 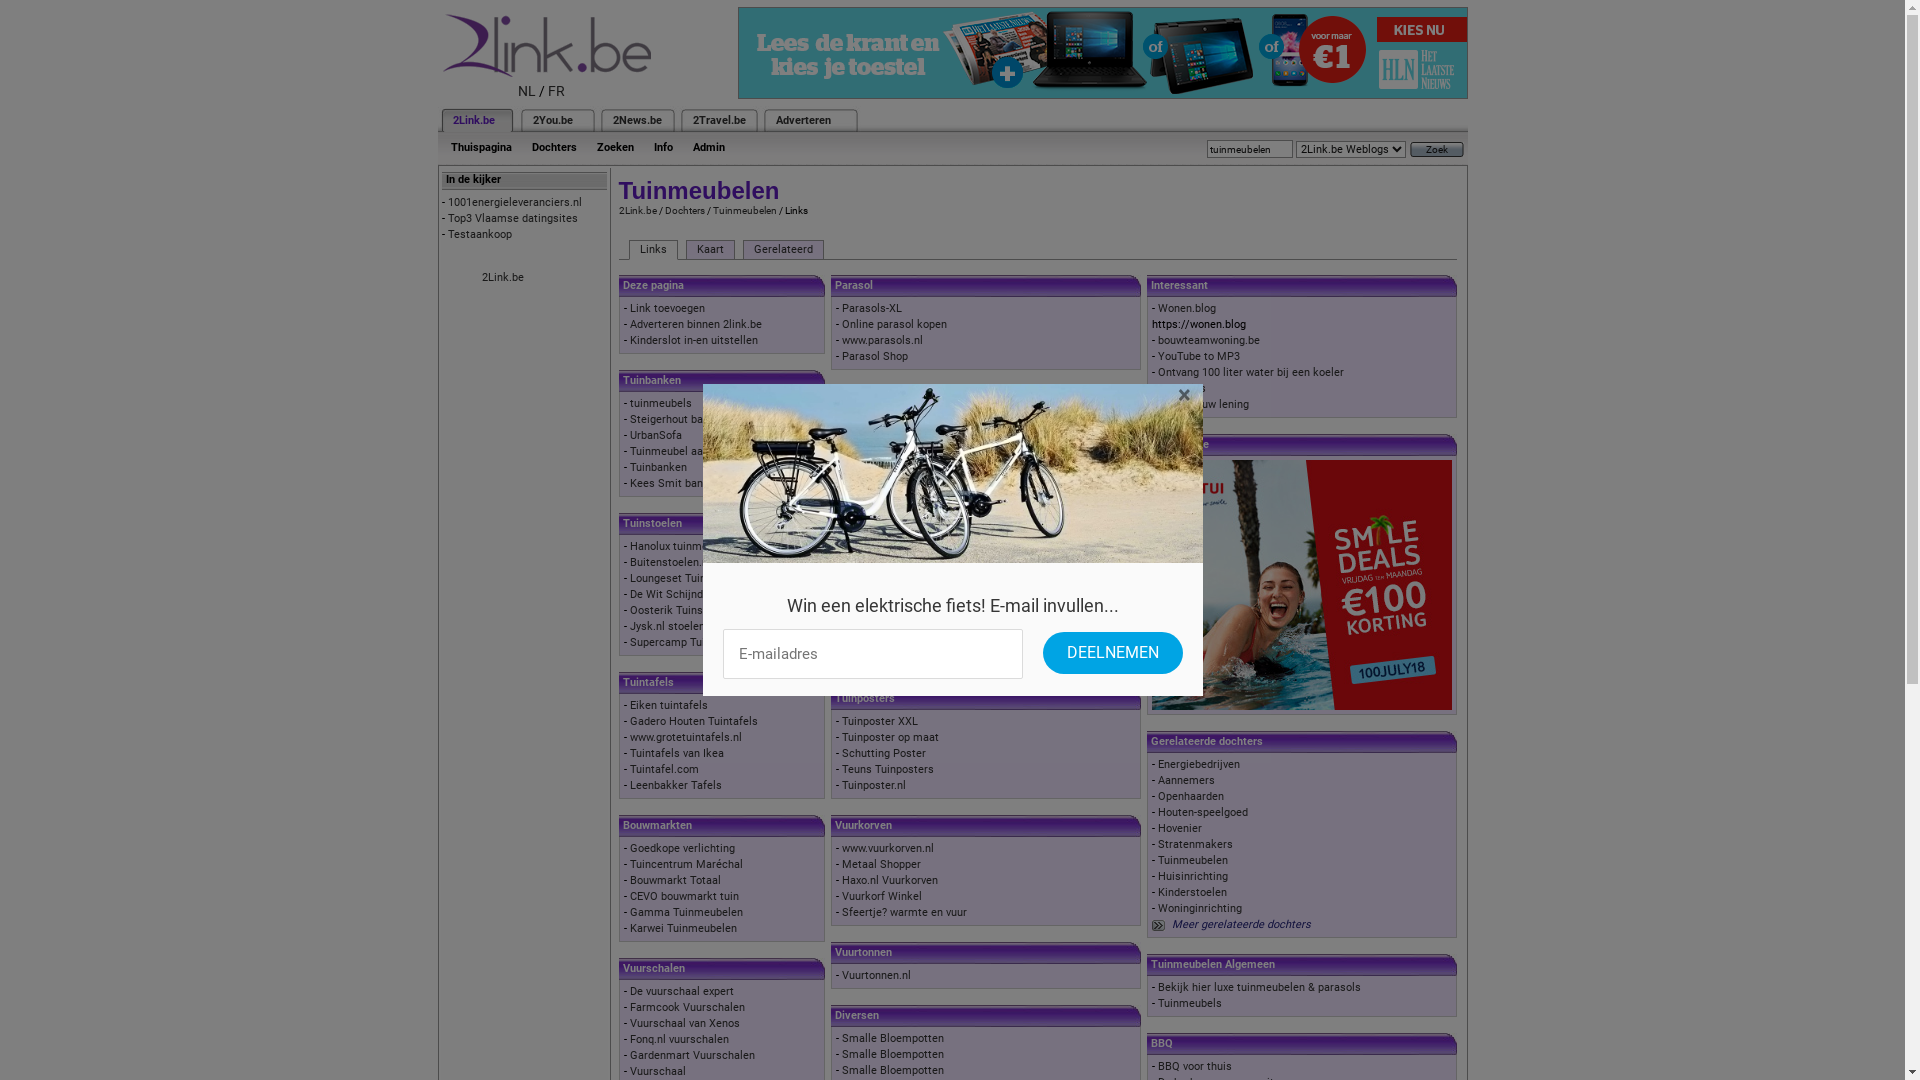 I want to click on 'Kinderslot in-en uitstellen', so click(x=694, y=339).